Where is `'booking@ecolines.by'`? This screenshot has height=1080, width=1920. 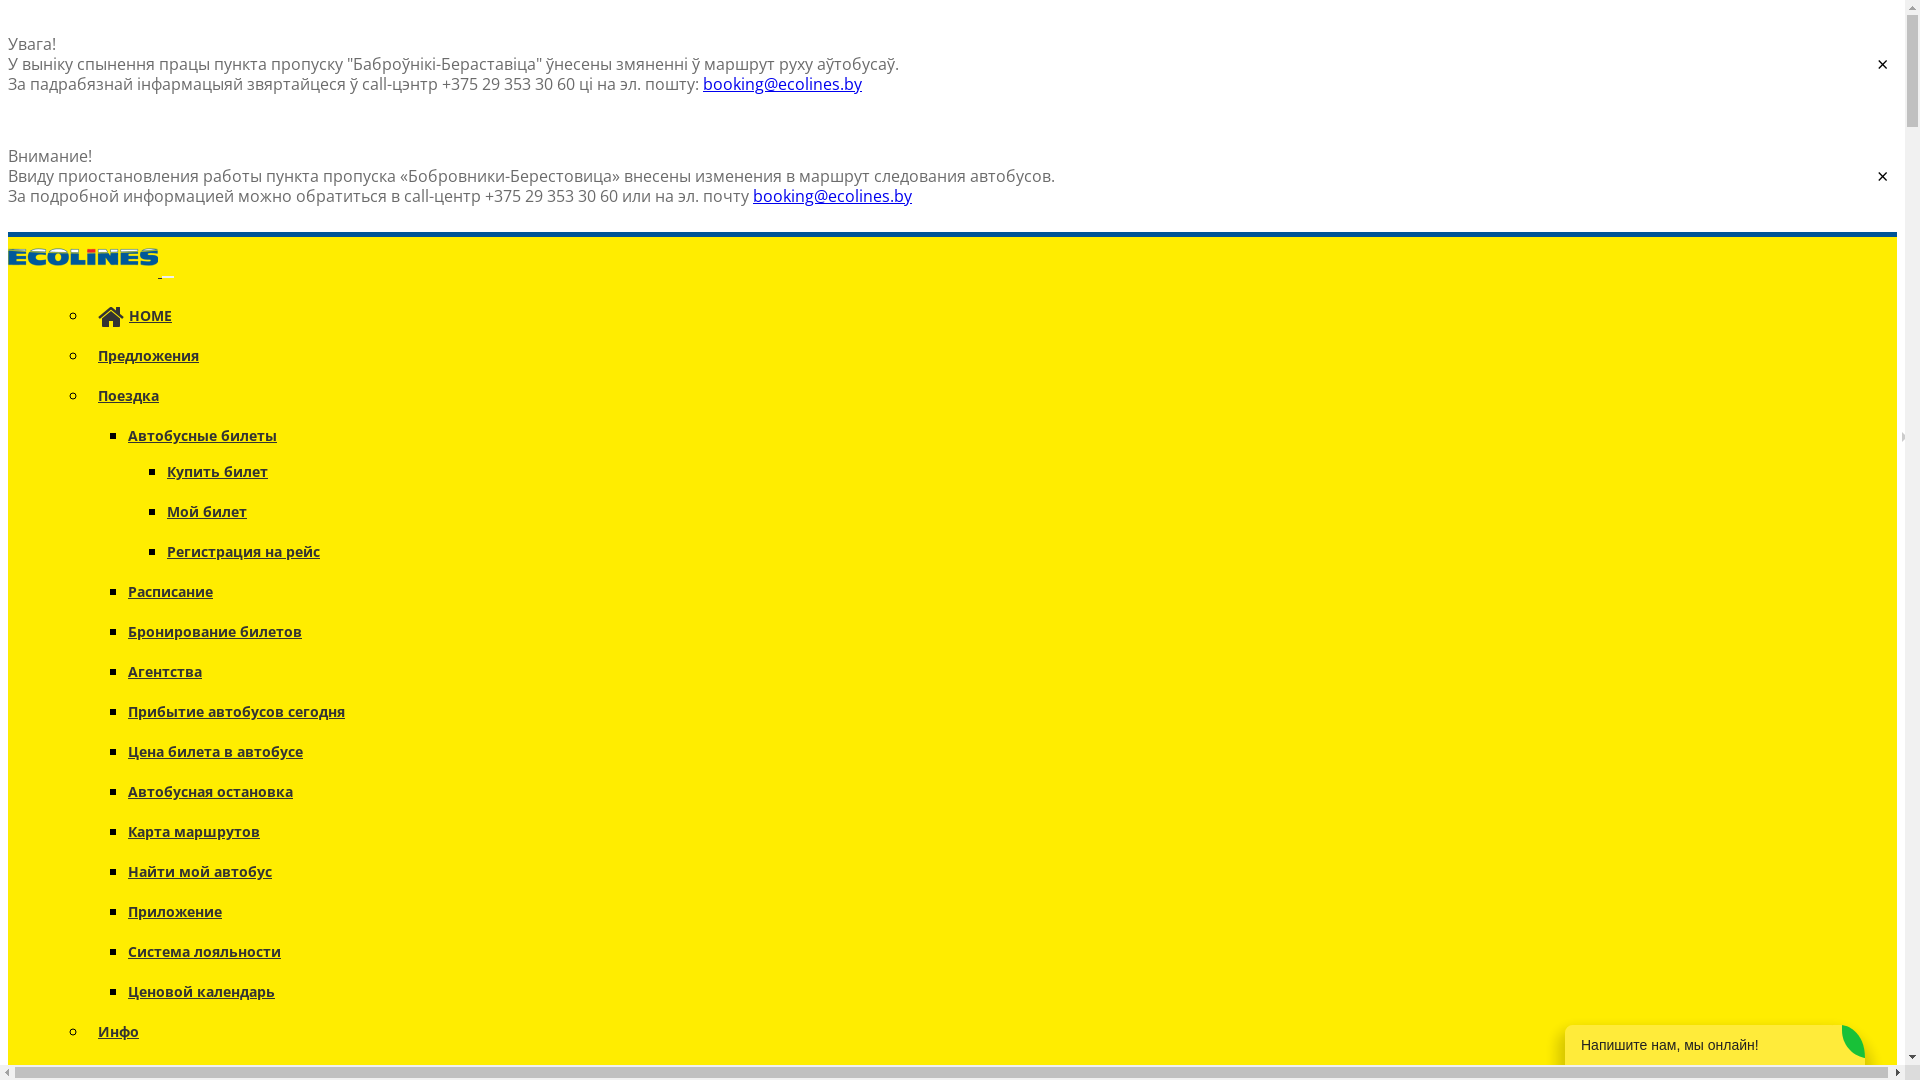
'booking@ecolines.by' is located at coordinates (702, 83).